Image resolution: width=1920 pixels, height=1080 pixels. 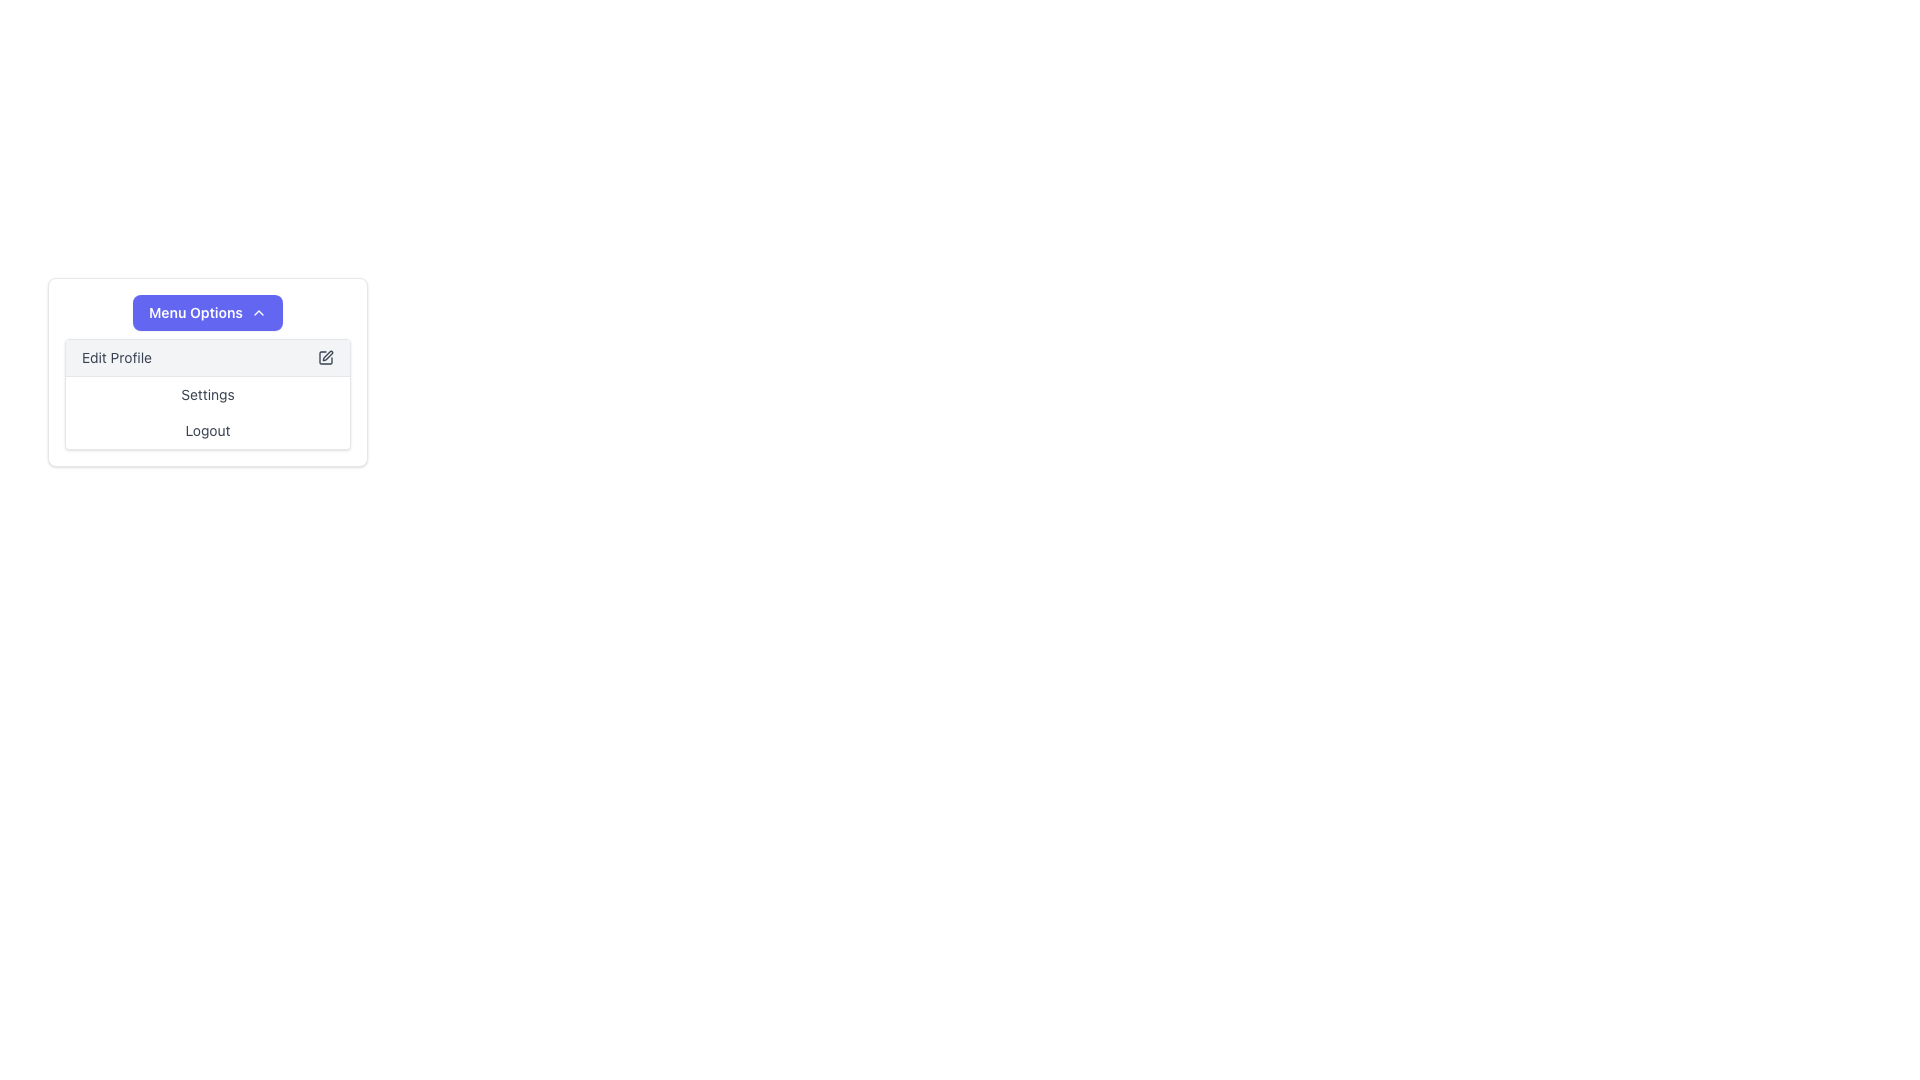 I want to click on the 'Menu Options' button with a purple background and white text to observe any hover effects, so click(x=207, y=312).